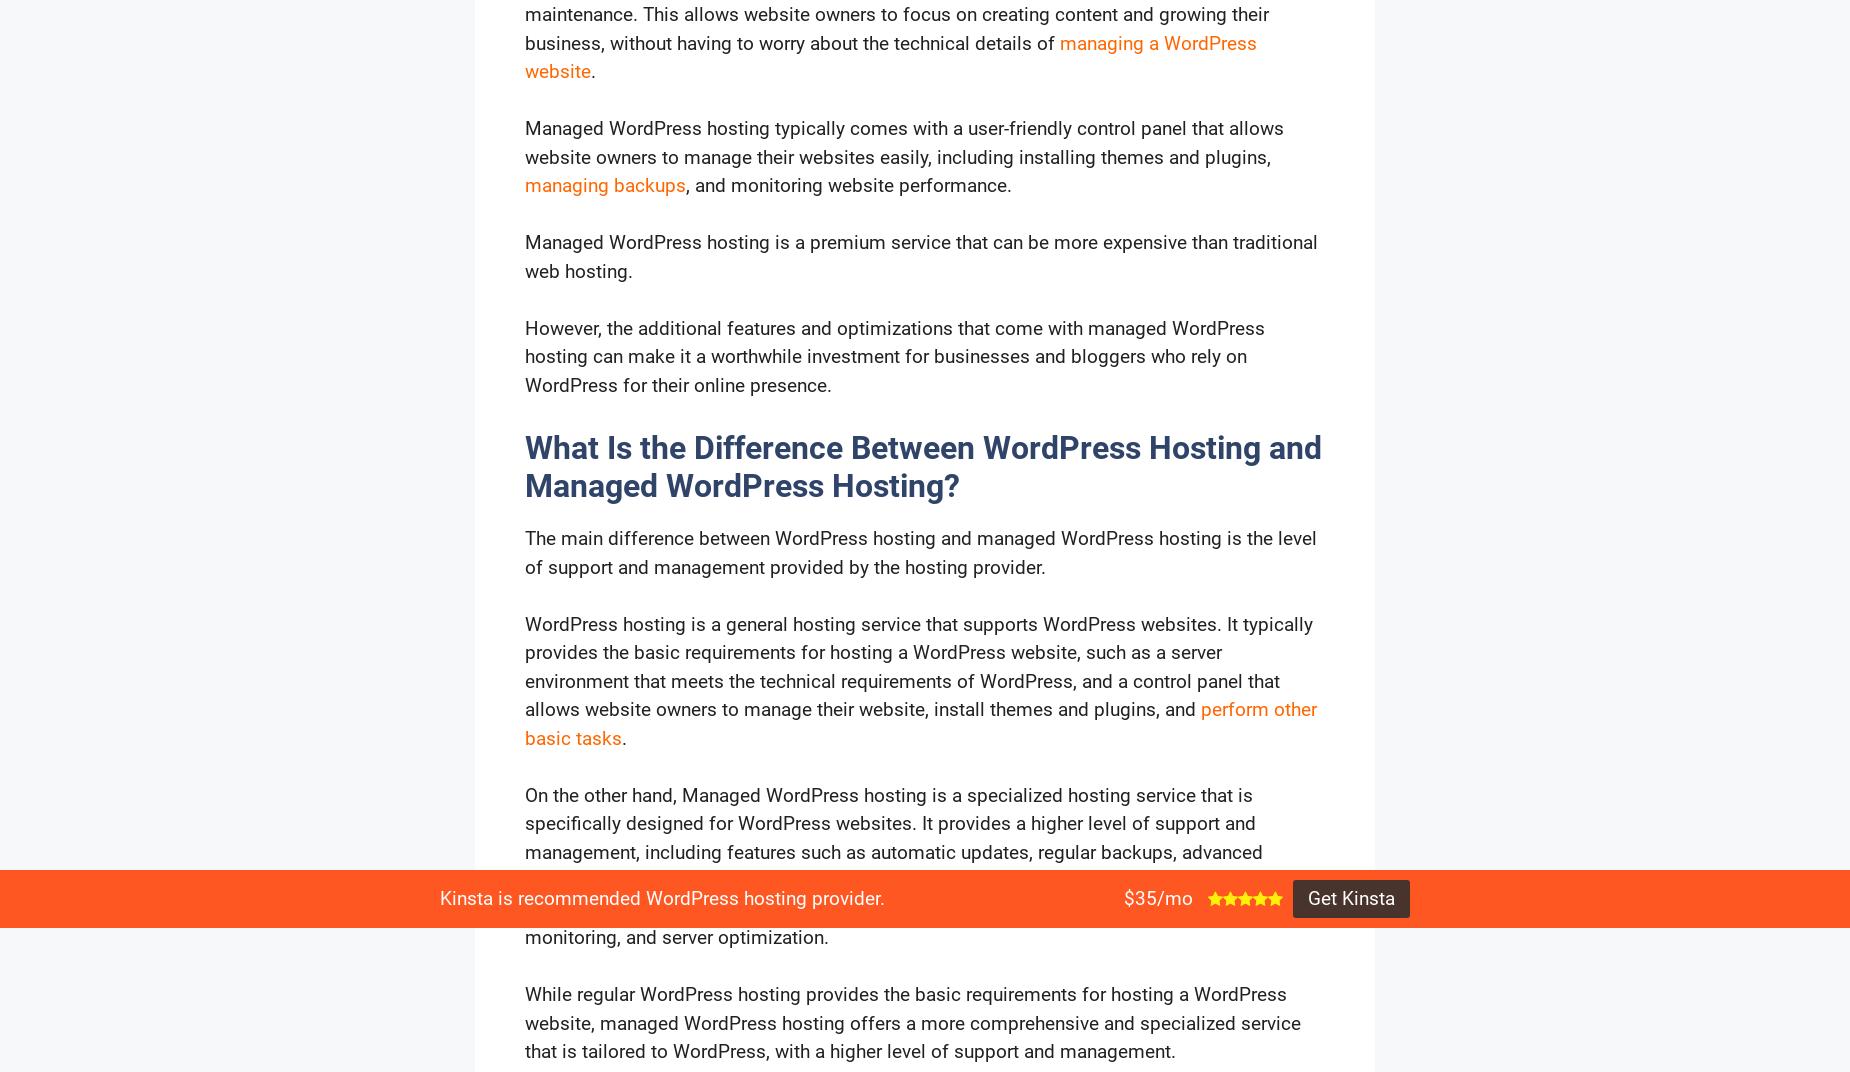  Describe the element at coordinates (605, 184) in the screenshot. I see `'managing backups'` at that location.